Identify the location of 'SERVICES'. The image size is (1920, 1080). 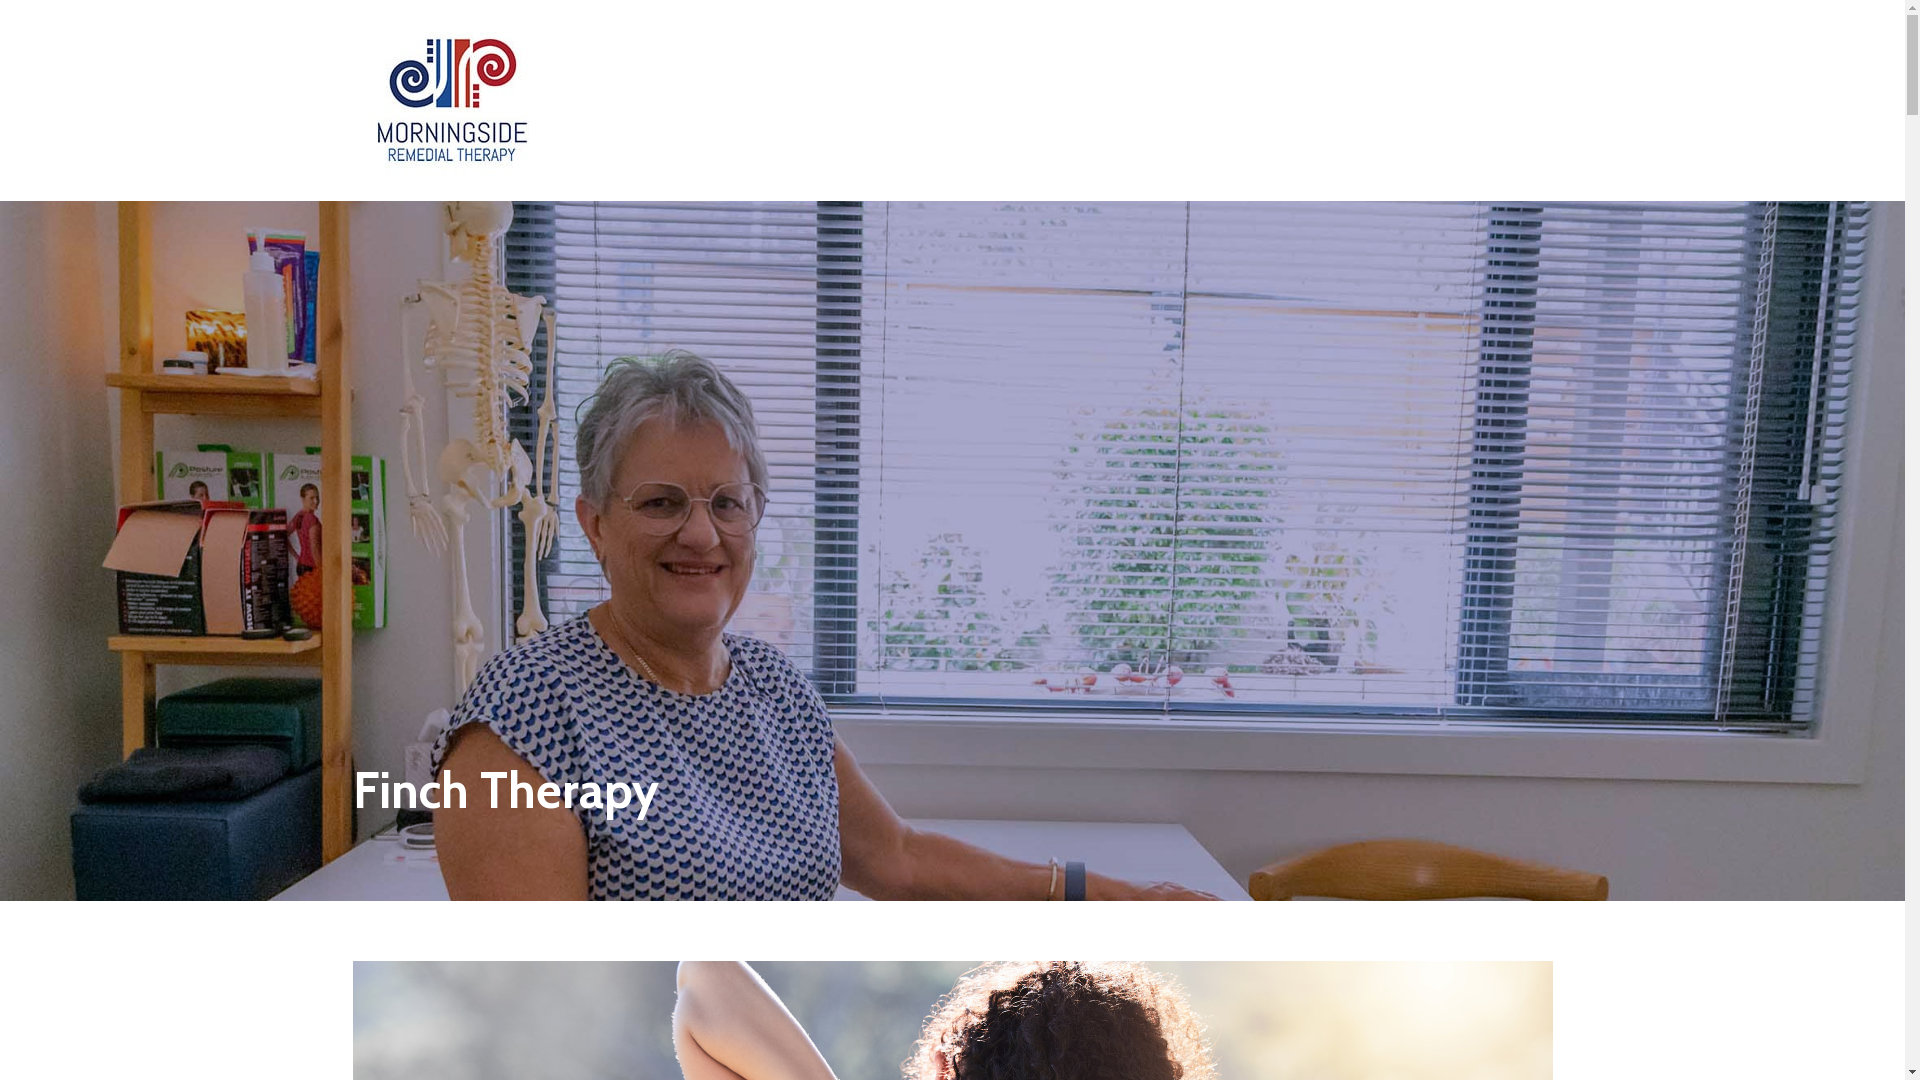
(1056, 45).